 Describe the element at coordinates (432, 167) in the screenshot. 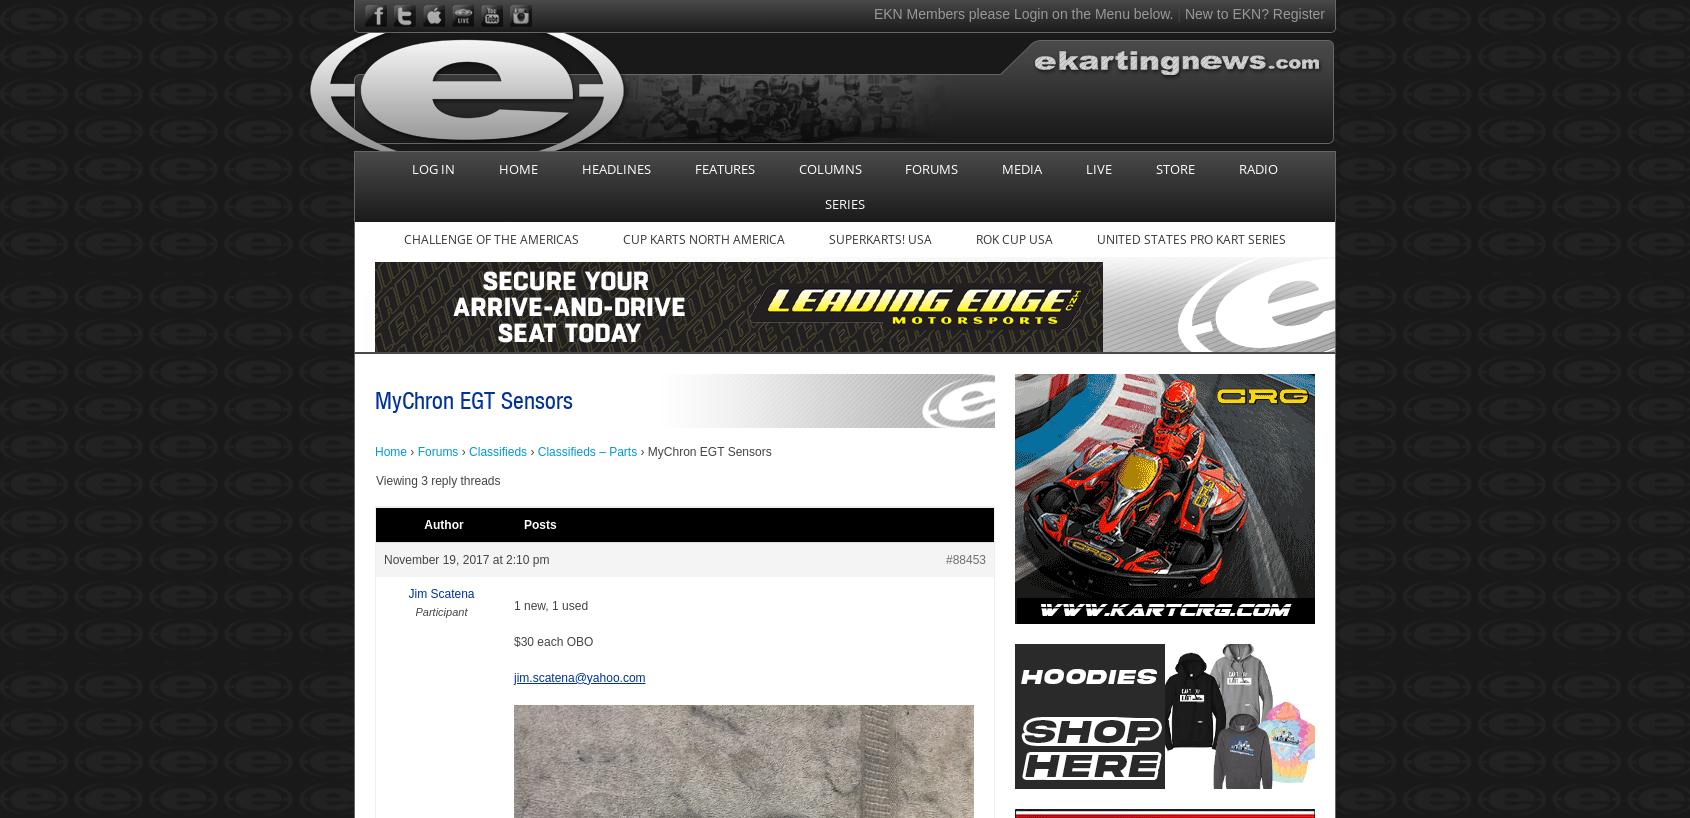

I see `'Log In'` at that location.